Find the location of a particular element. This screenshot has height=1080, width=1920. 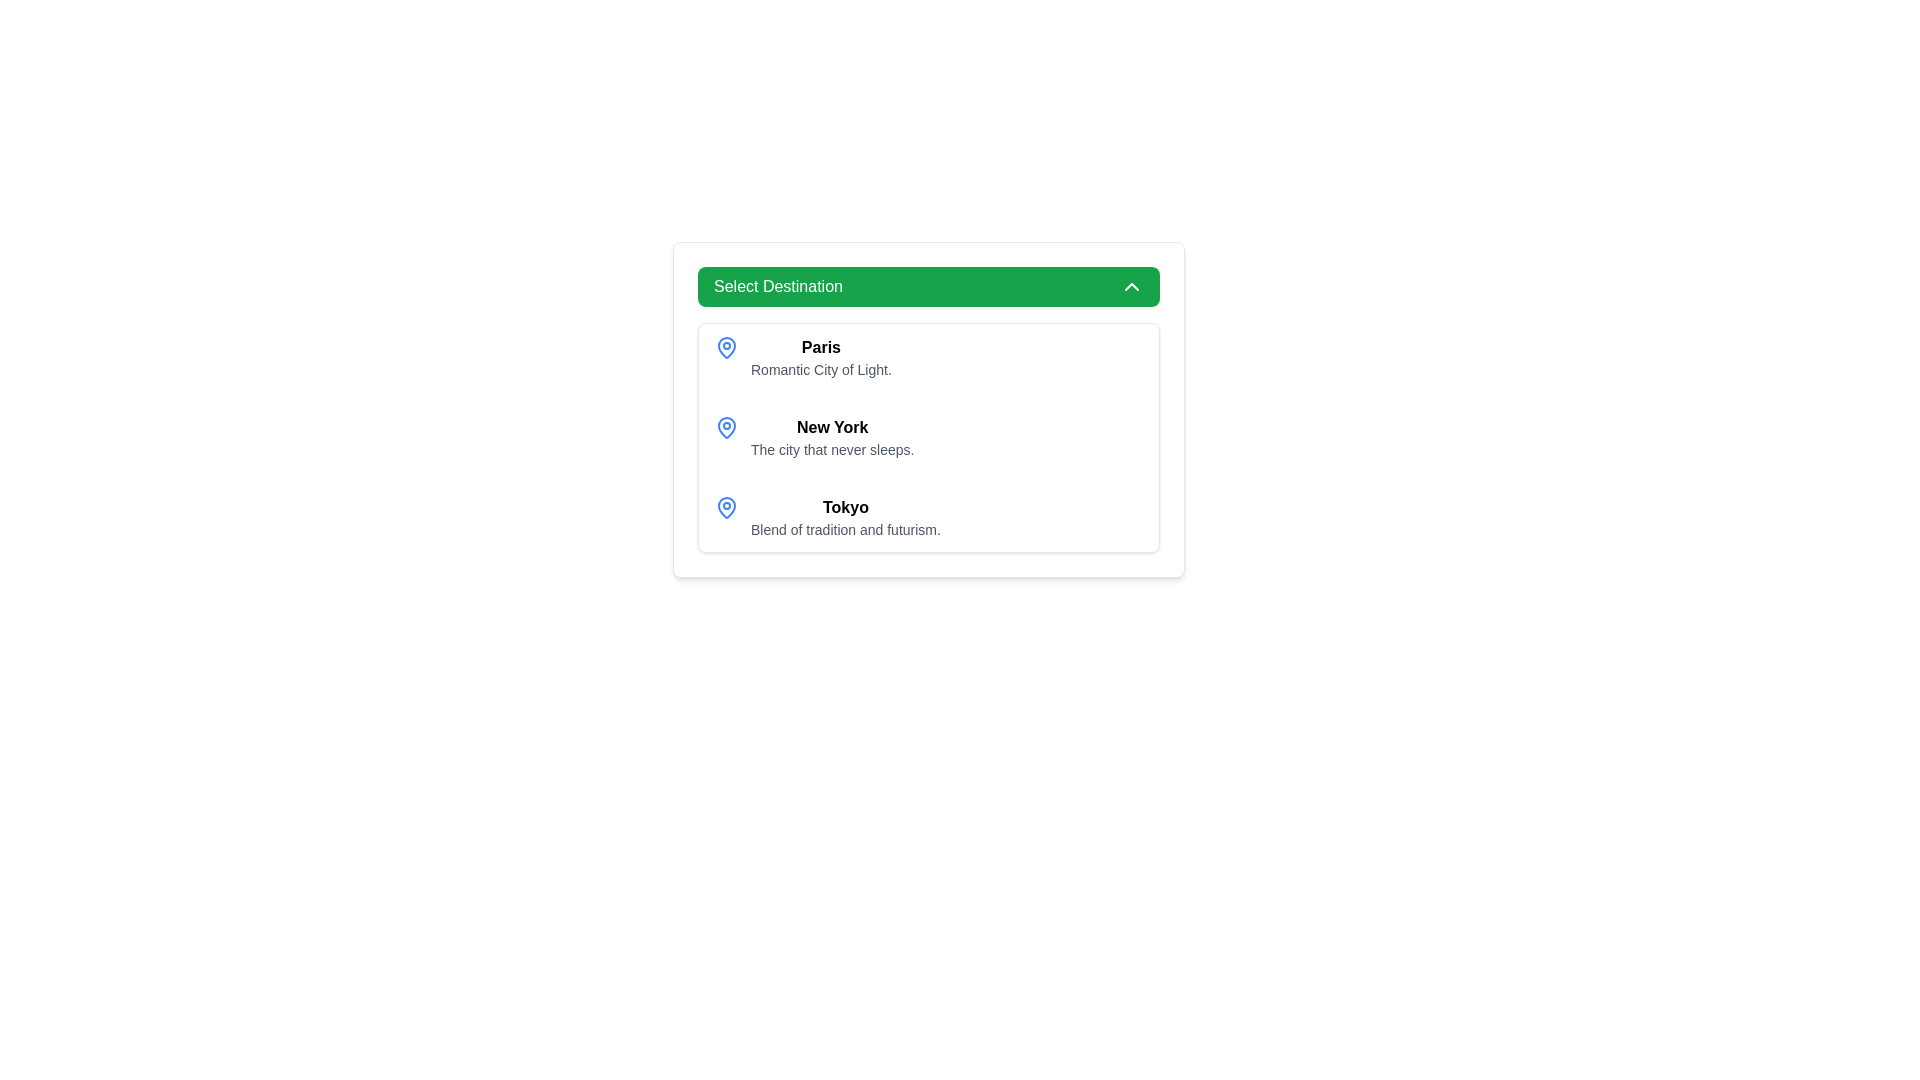

the text element 'Romantic City of Light', which is styled in a smaller light gray font and located directly below the larger text 'Paris' is located at coordinates (821, 370).